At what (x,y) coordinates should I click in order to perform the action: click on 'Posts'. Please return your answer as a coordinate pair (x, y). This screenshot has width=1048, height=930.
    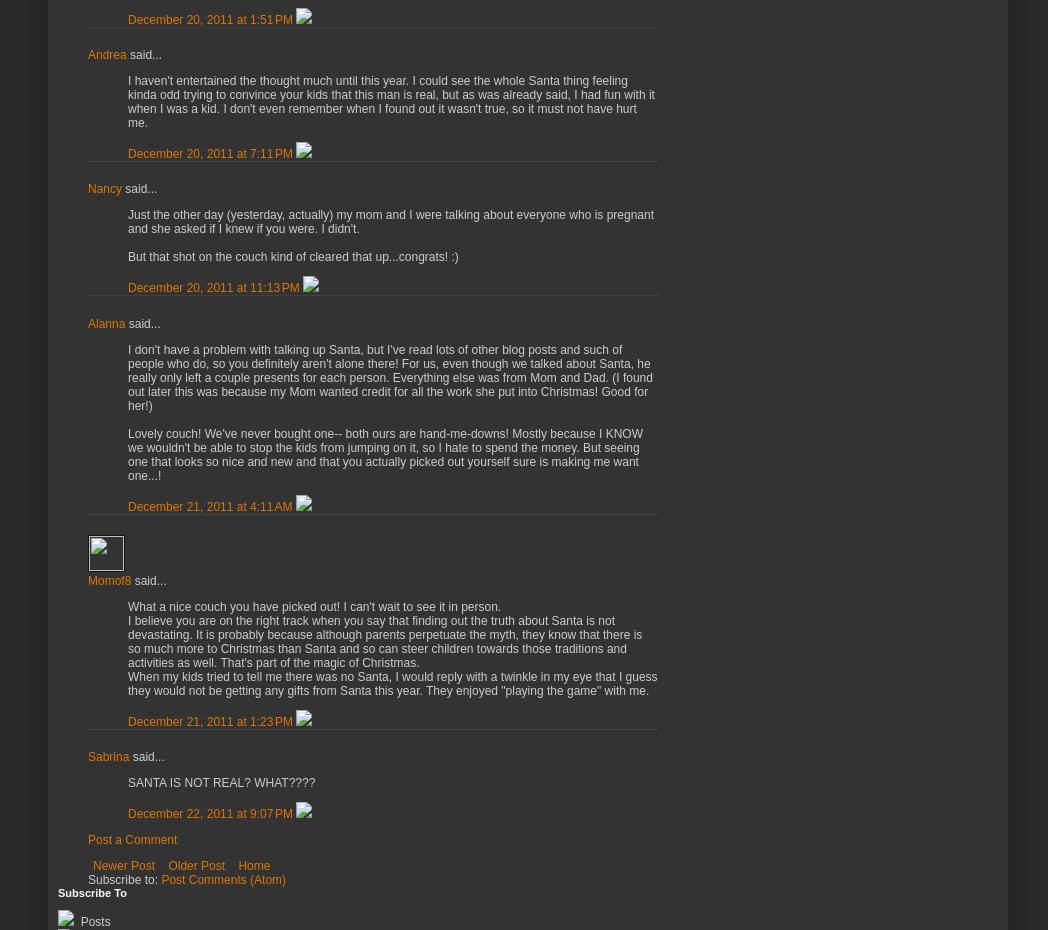
    Looking at the image, I should click on (92, 922).